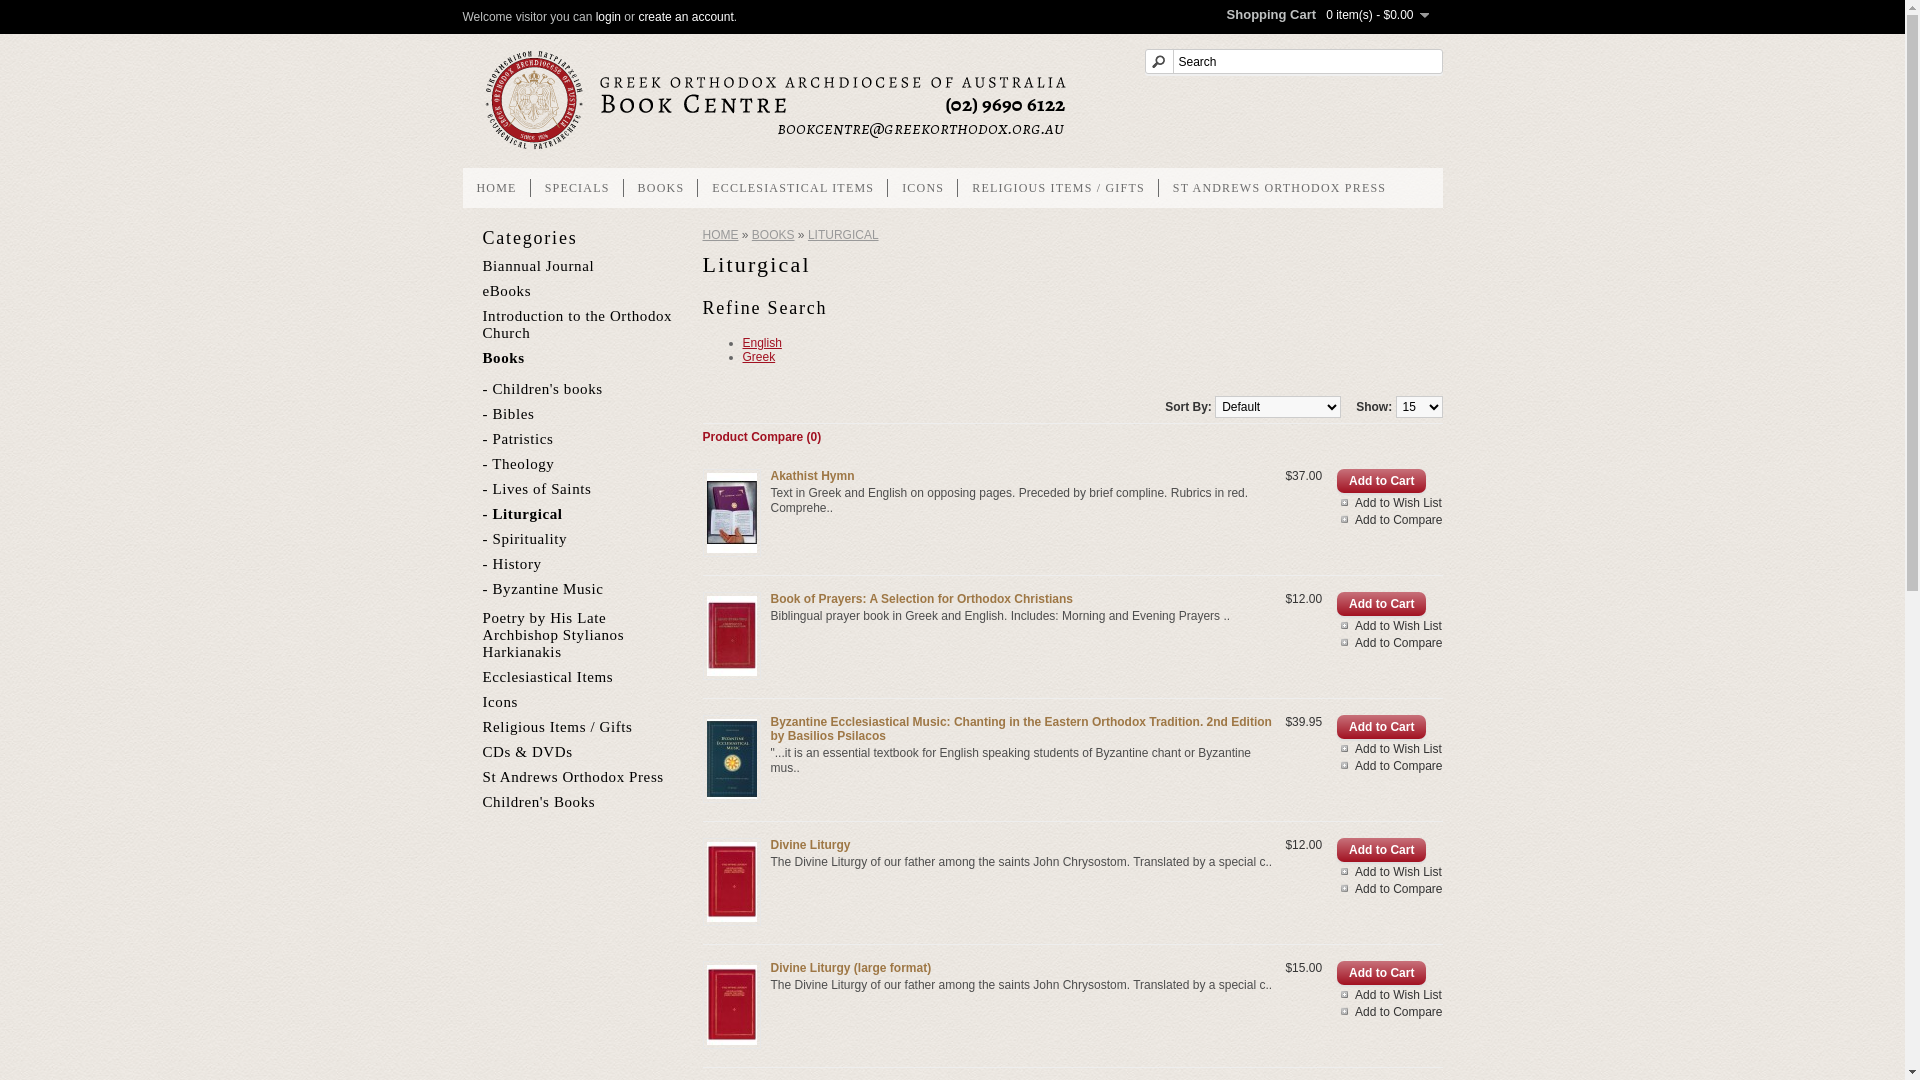 Image resolution: width=1920 pixels, height=1080 pixels. I want to click on 'Add to Compare', so click(1388, 765).